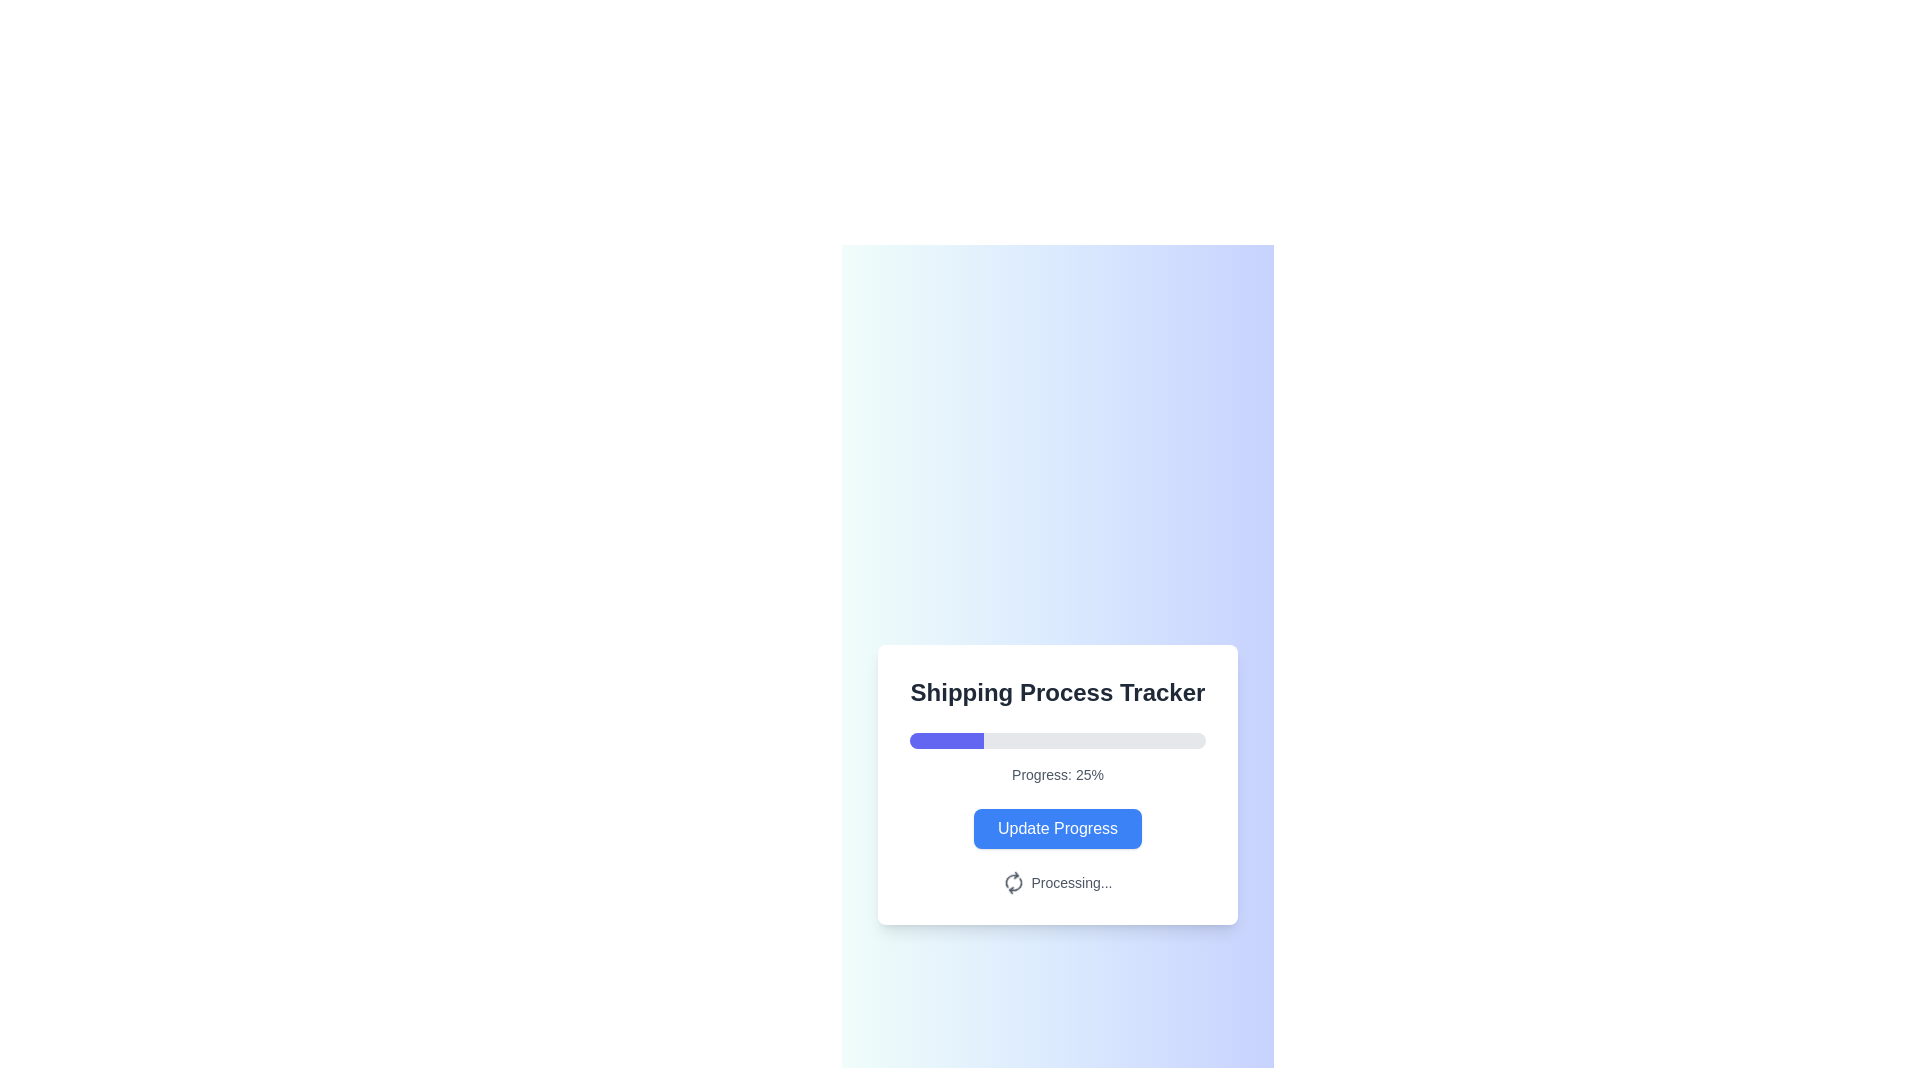 This screenshot has width=1920, height=1080. What do you see at coordinates (1070, 882) in the screenshot?
I see `the text label displaying 'Processing...' located at the bottom of the card interface, adjacent to the left of the spinning refresh icon` at bounding box center [1070, 882].